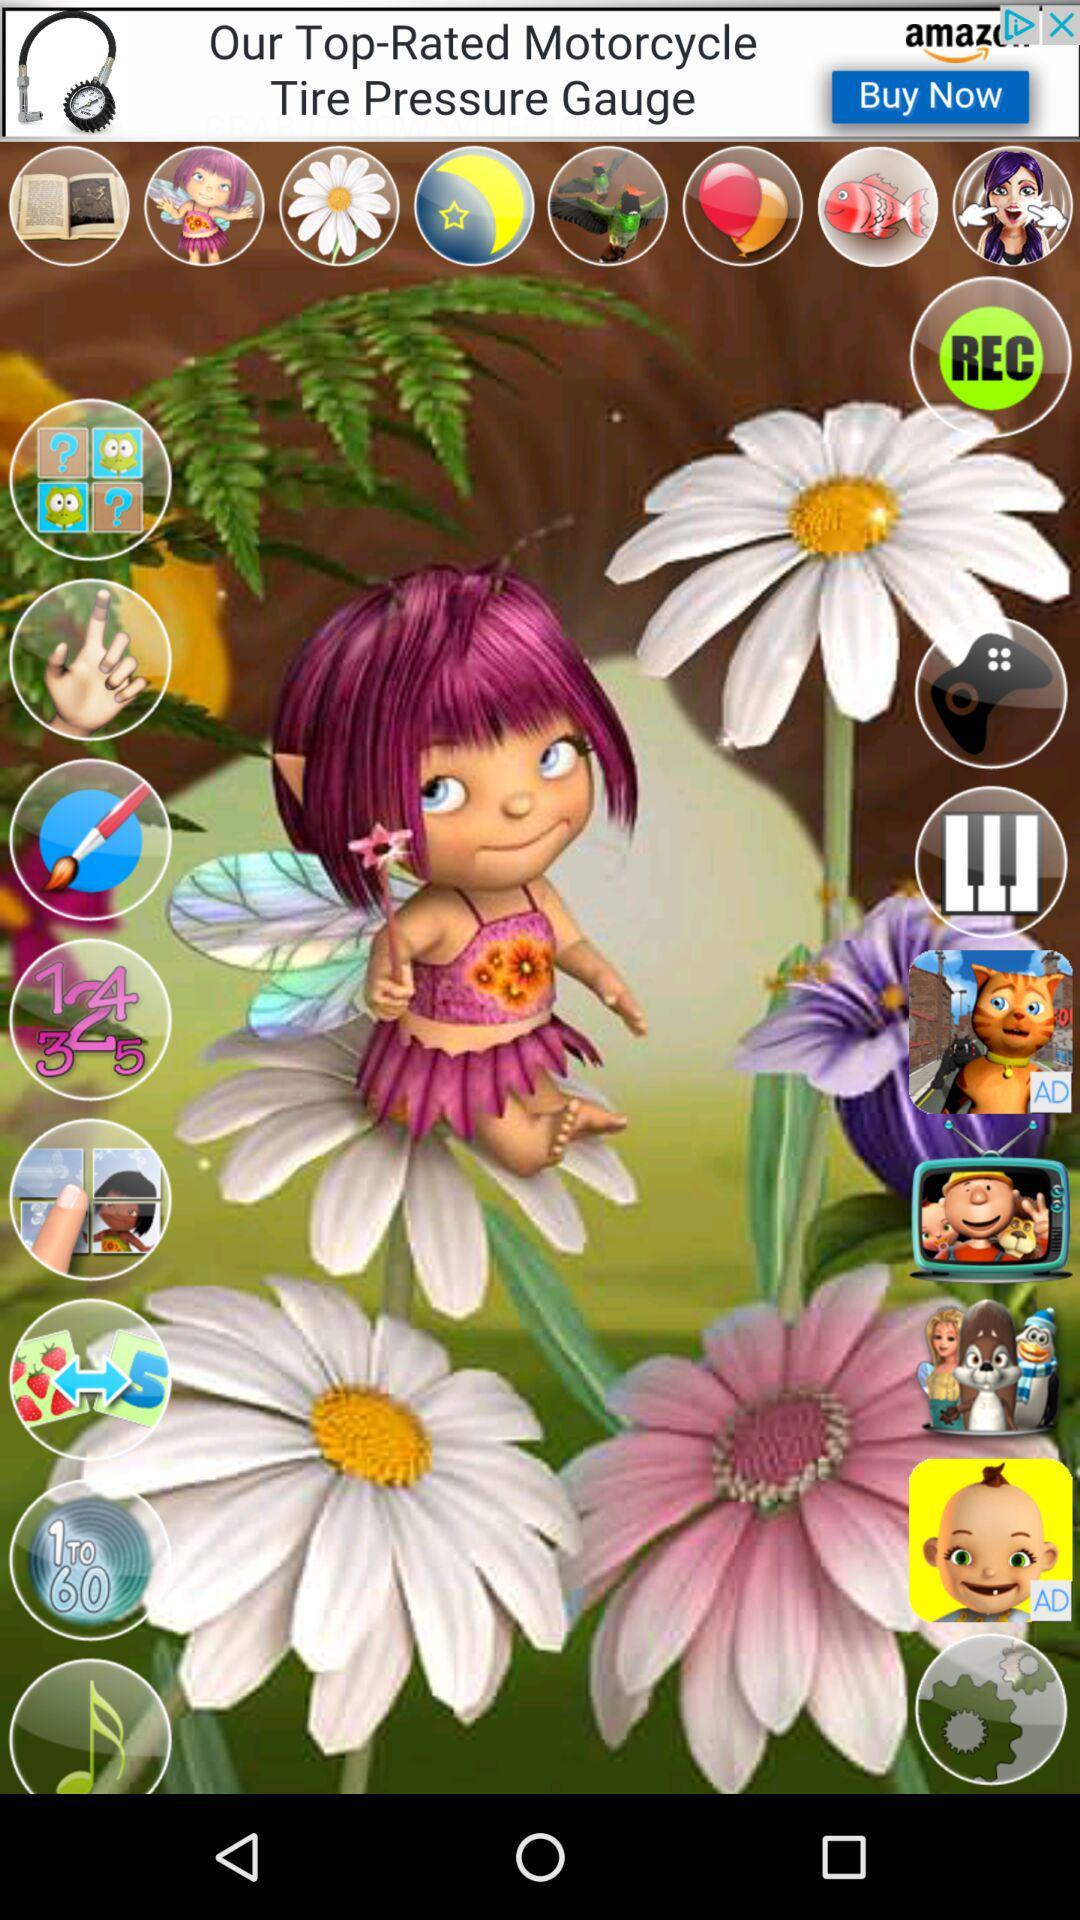 This screenshot has width=1080, height=1920. Describe the element at coordinates (990, 1539) in the screenshot. I see `opens advertisement` at that location.